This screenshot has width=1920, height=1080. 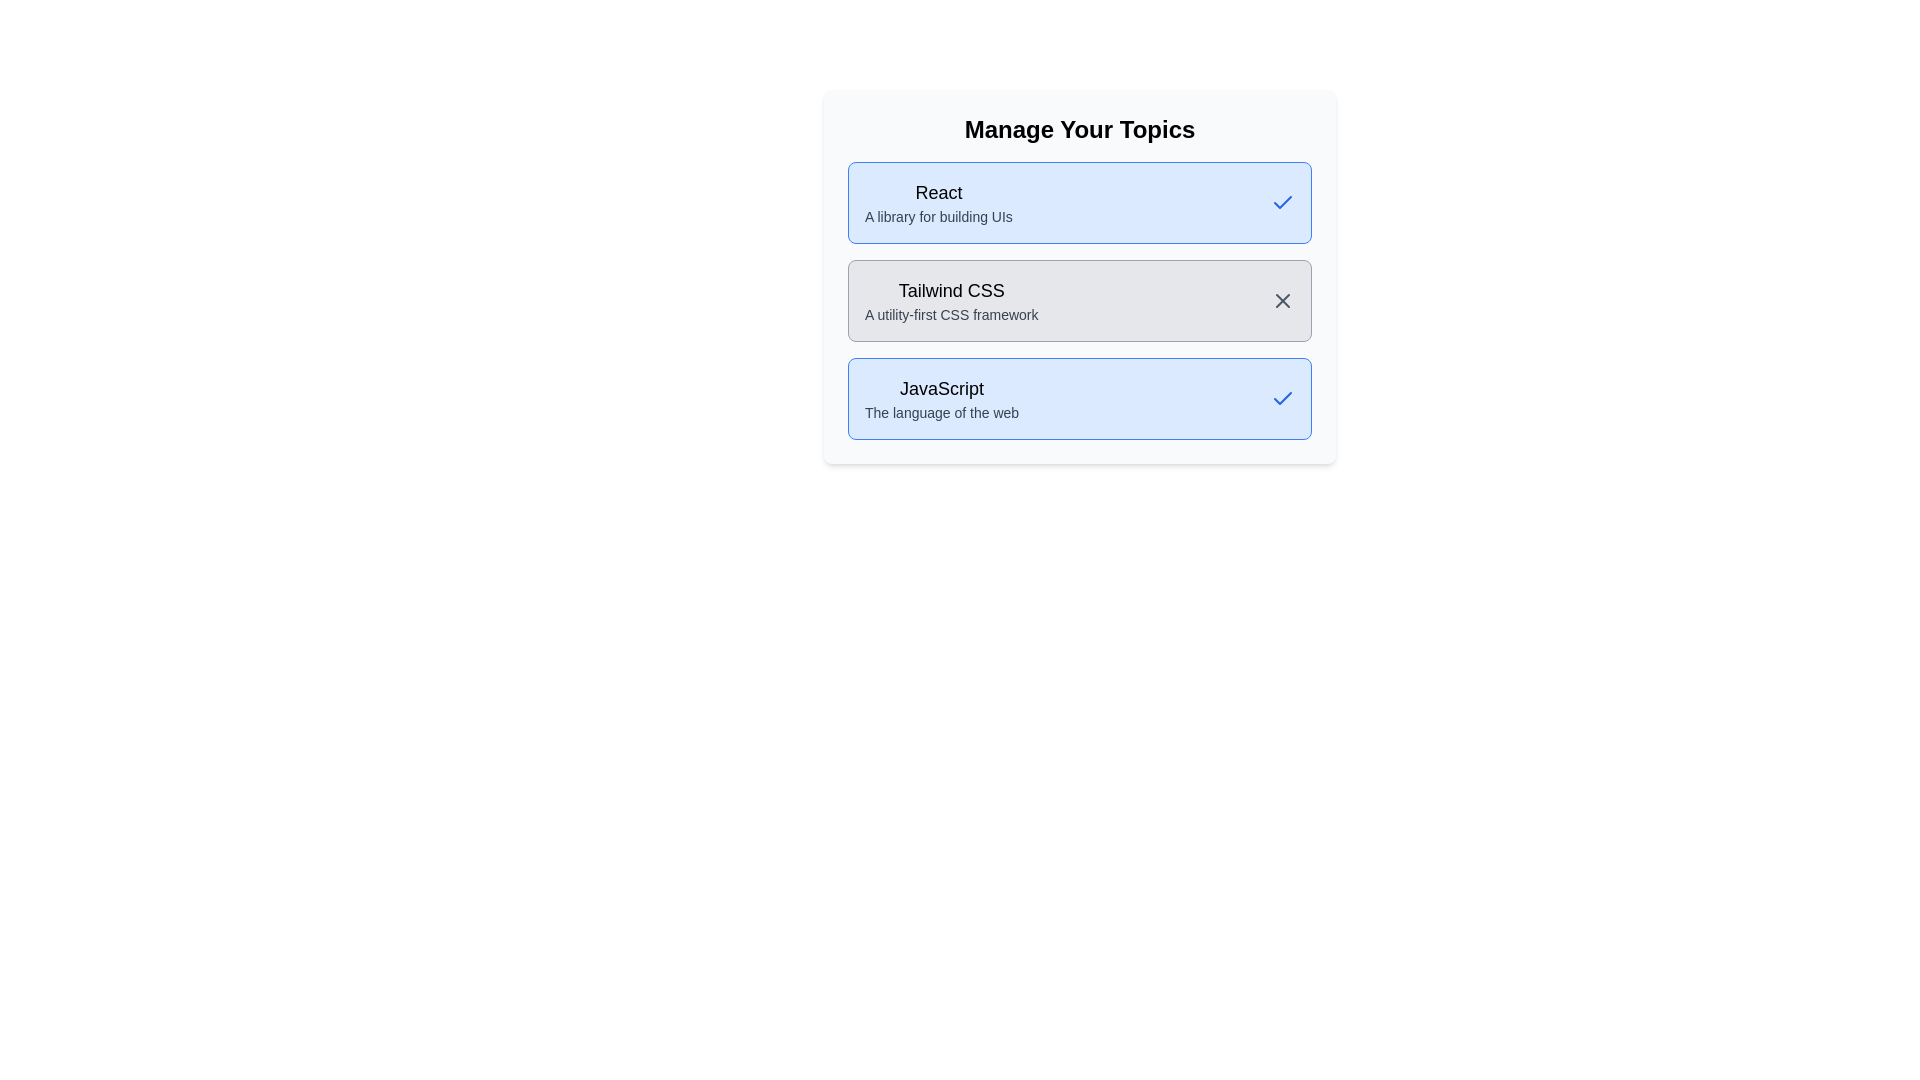 What do you see at coordinates (1079, 398) in the screenshot?
I see `the tag labeled JavaScript` at bounding box center [1079, 398].